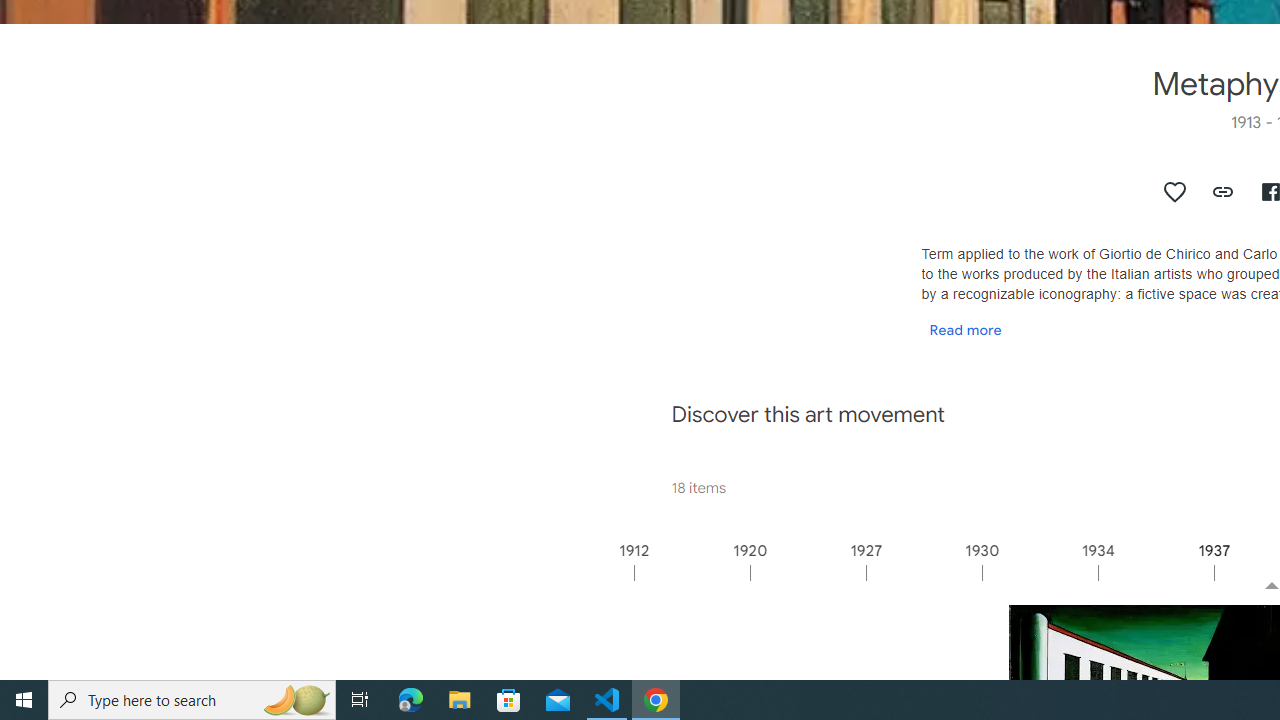 This screenshot has height=720, width=1280. I want to click on 'Read more', so click(965, 328).